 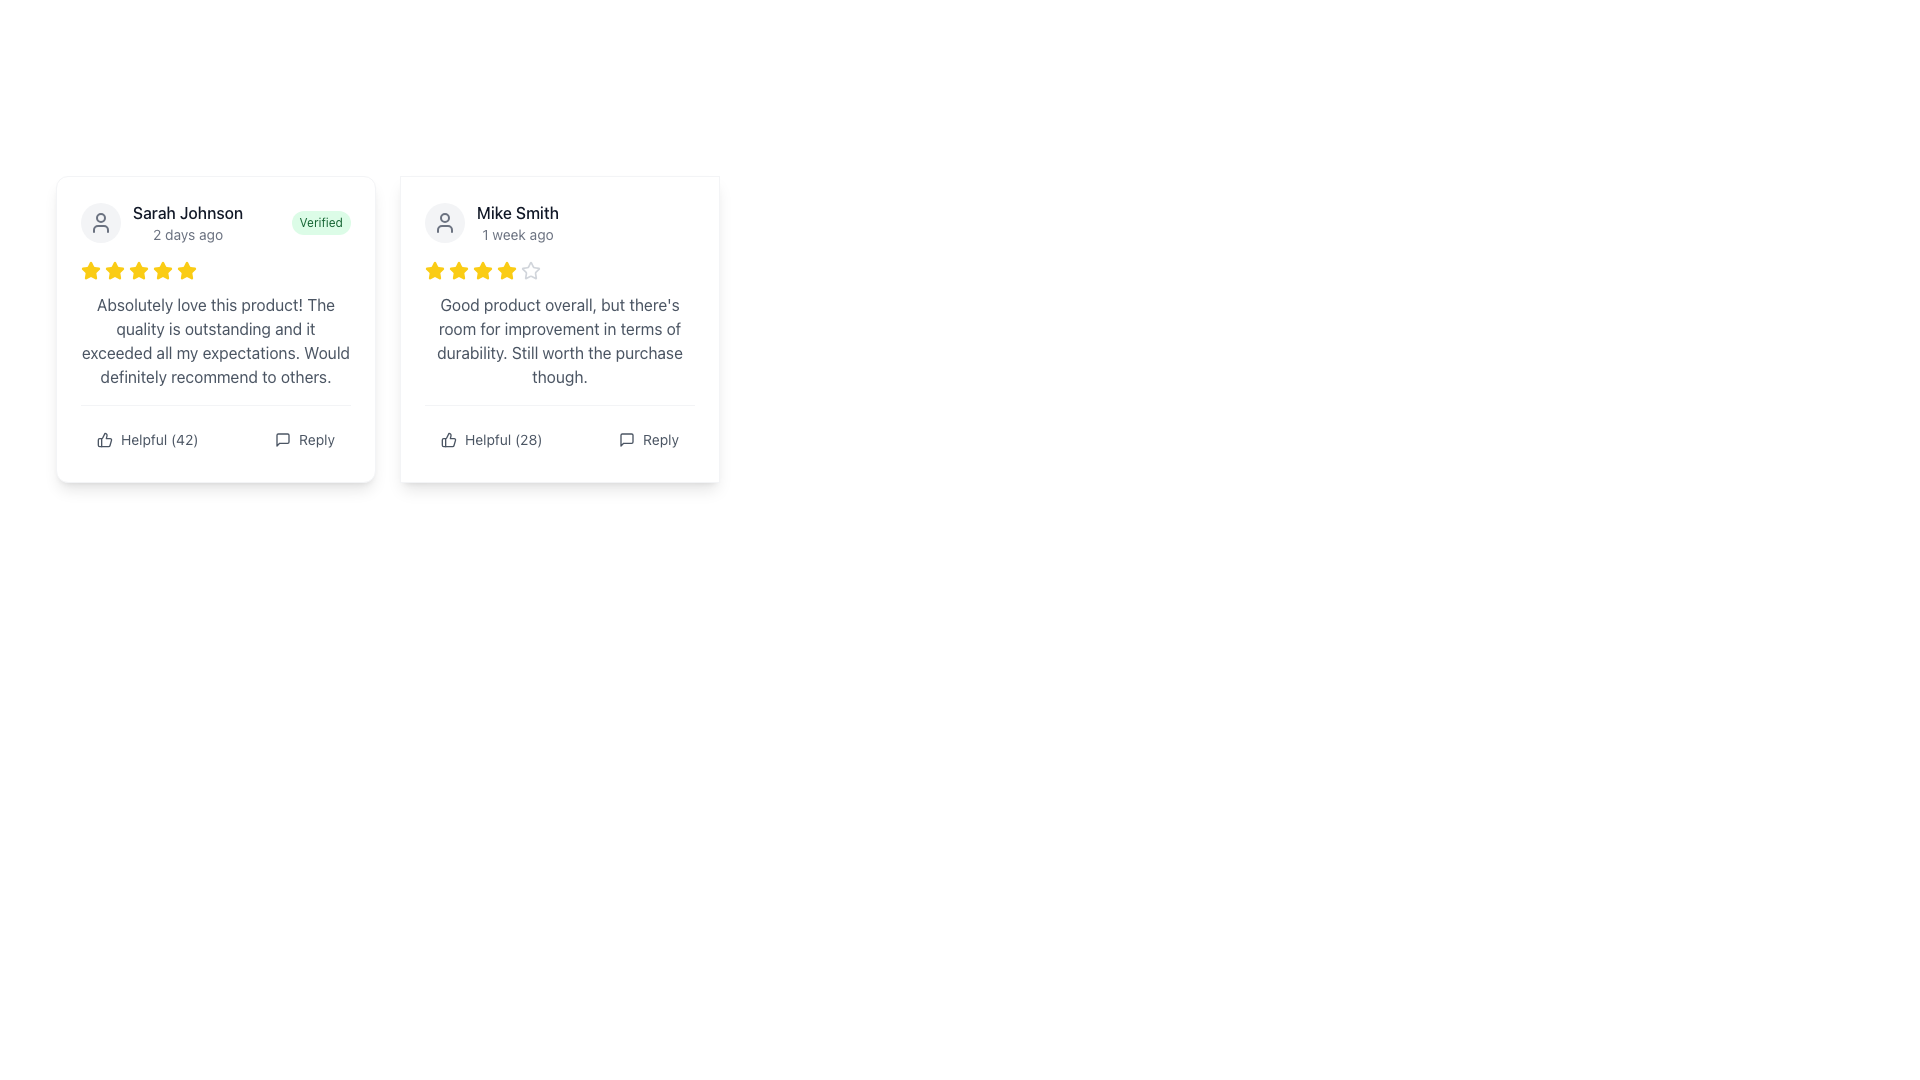 I want to click on the A rating component made of individual star icons, which is located directly below the user's name and review date information, centrally within the card layout, so click(x=216, y=270).